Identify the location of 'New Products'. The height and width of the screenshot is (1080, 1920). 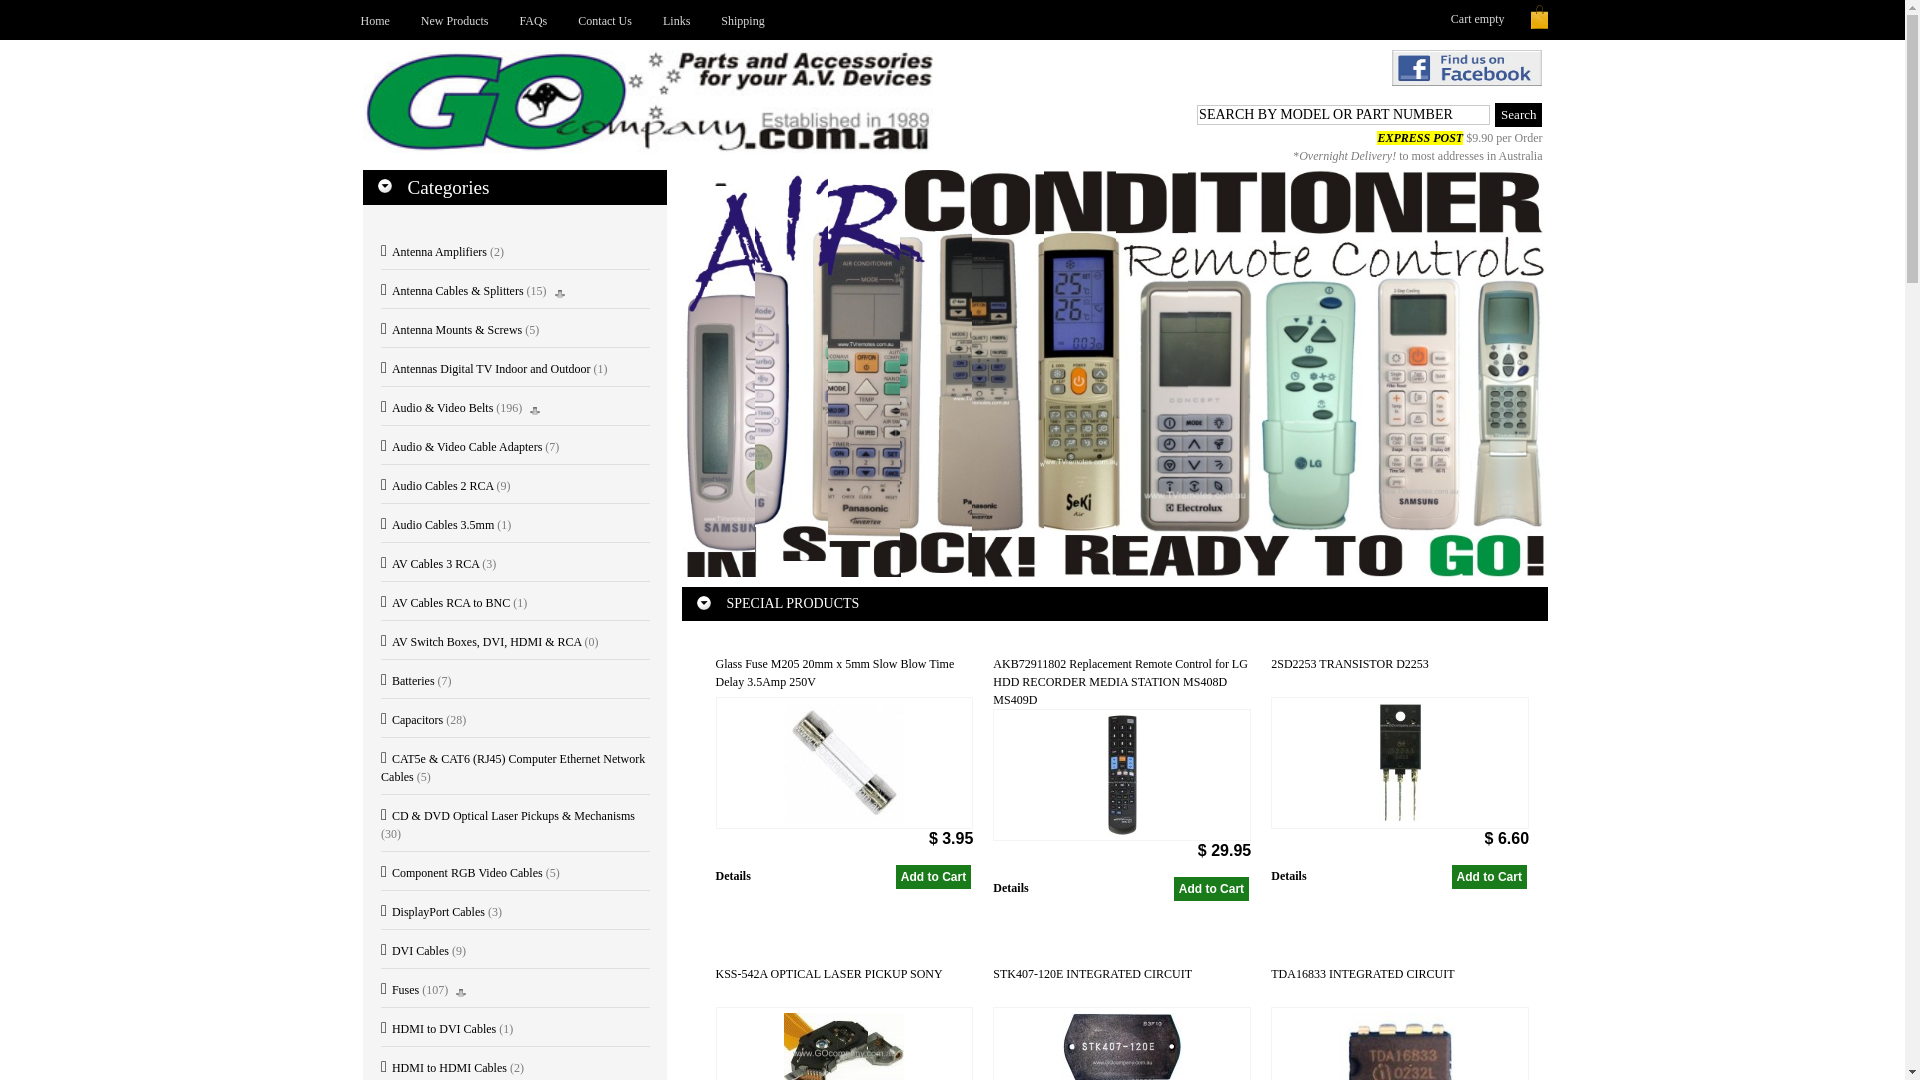
(454, 19).